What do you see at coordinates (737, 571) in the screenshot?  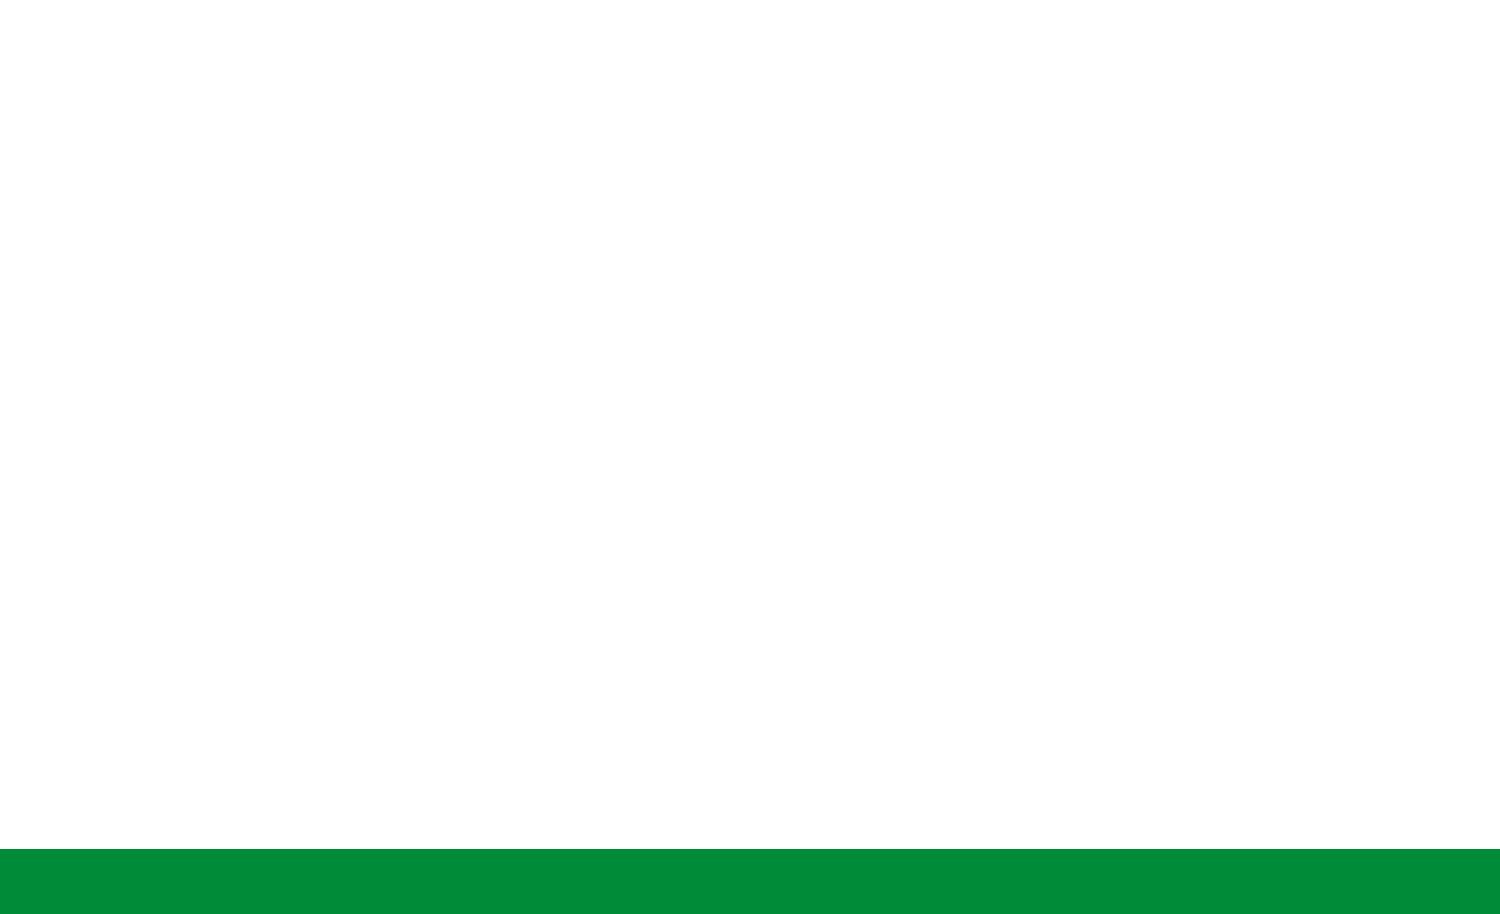 I see `'Installs anywhere in the building'` at bounding box center [737, 571].